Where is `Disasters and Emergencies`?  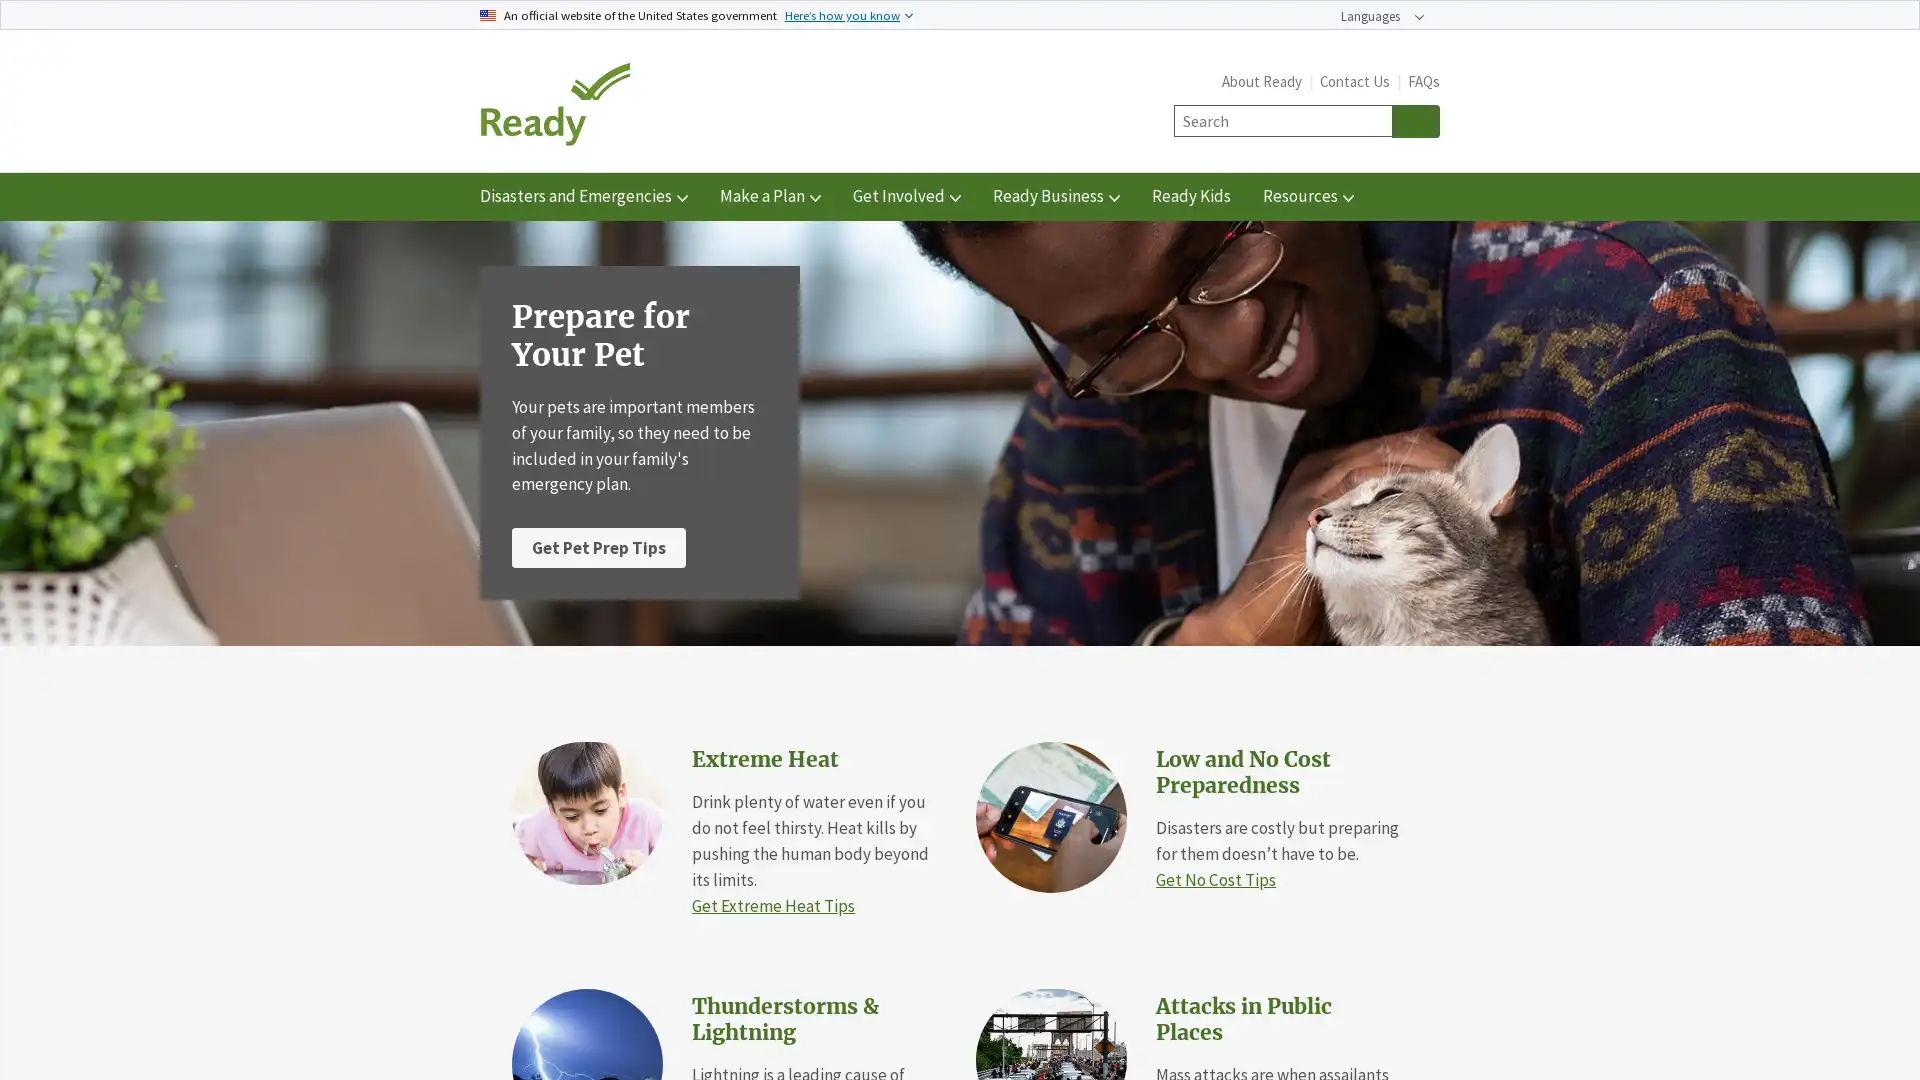 Disasters and Emergencies is located at coordinates (583, 196).